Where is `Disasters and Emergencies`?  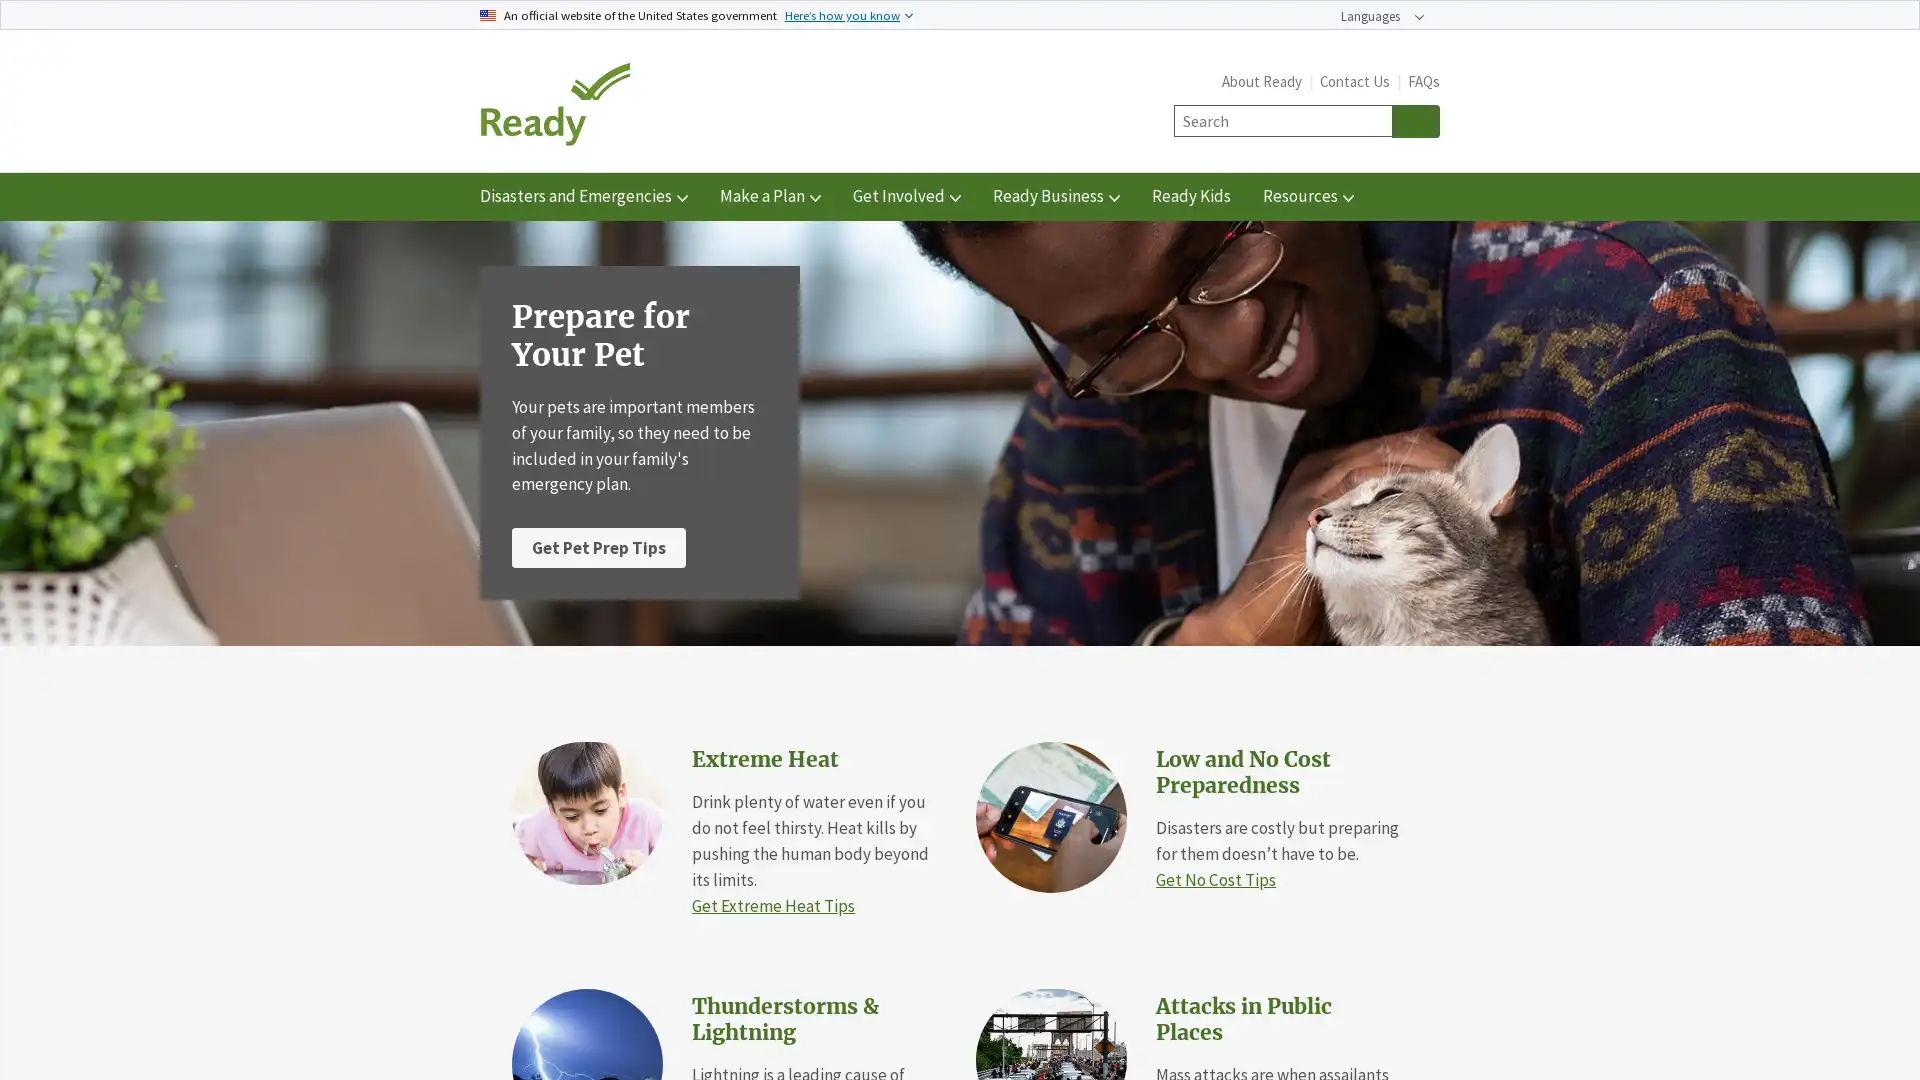 Disasters and Emergencies is located at coordinates (583, 196).